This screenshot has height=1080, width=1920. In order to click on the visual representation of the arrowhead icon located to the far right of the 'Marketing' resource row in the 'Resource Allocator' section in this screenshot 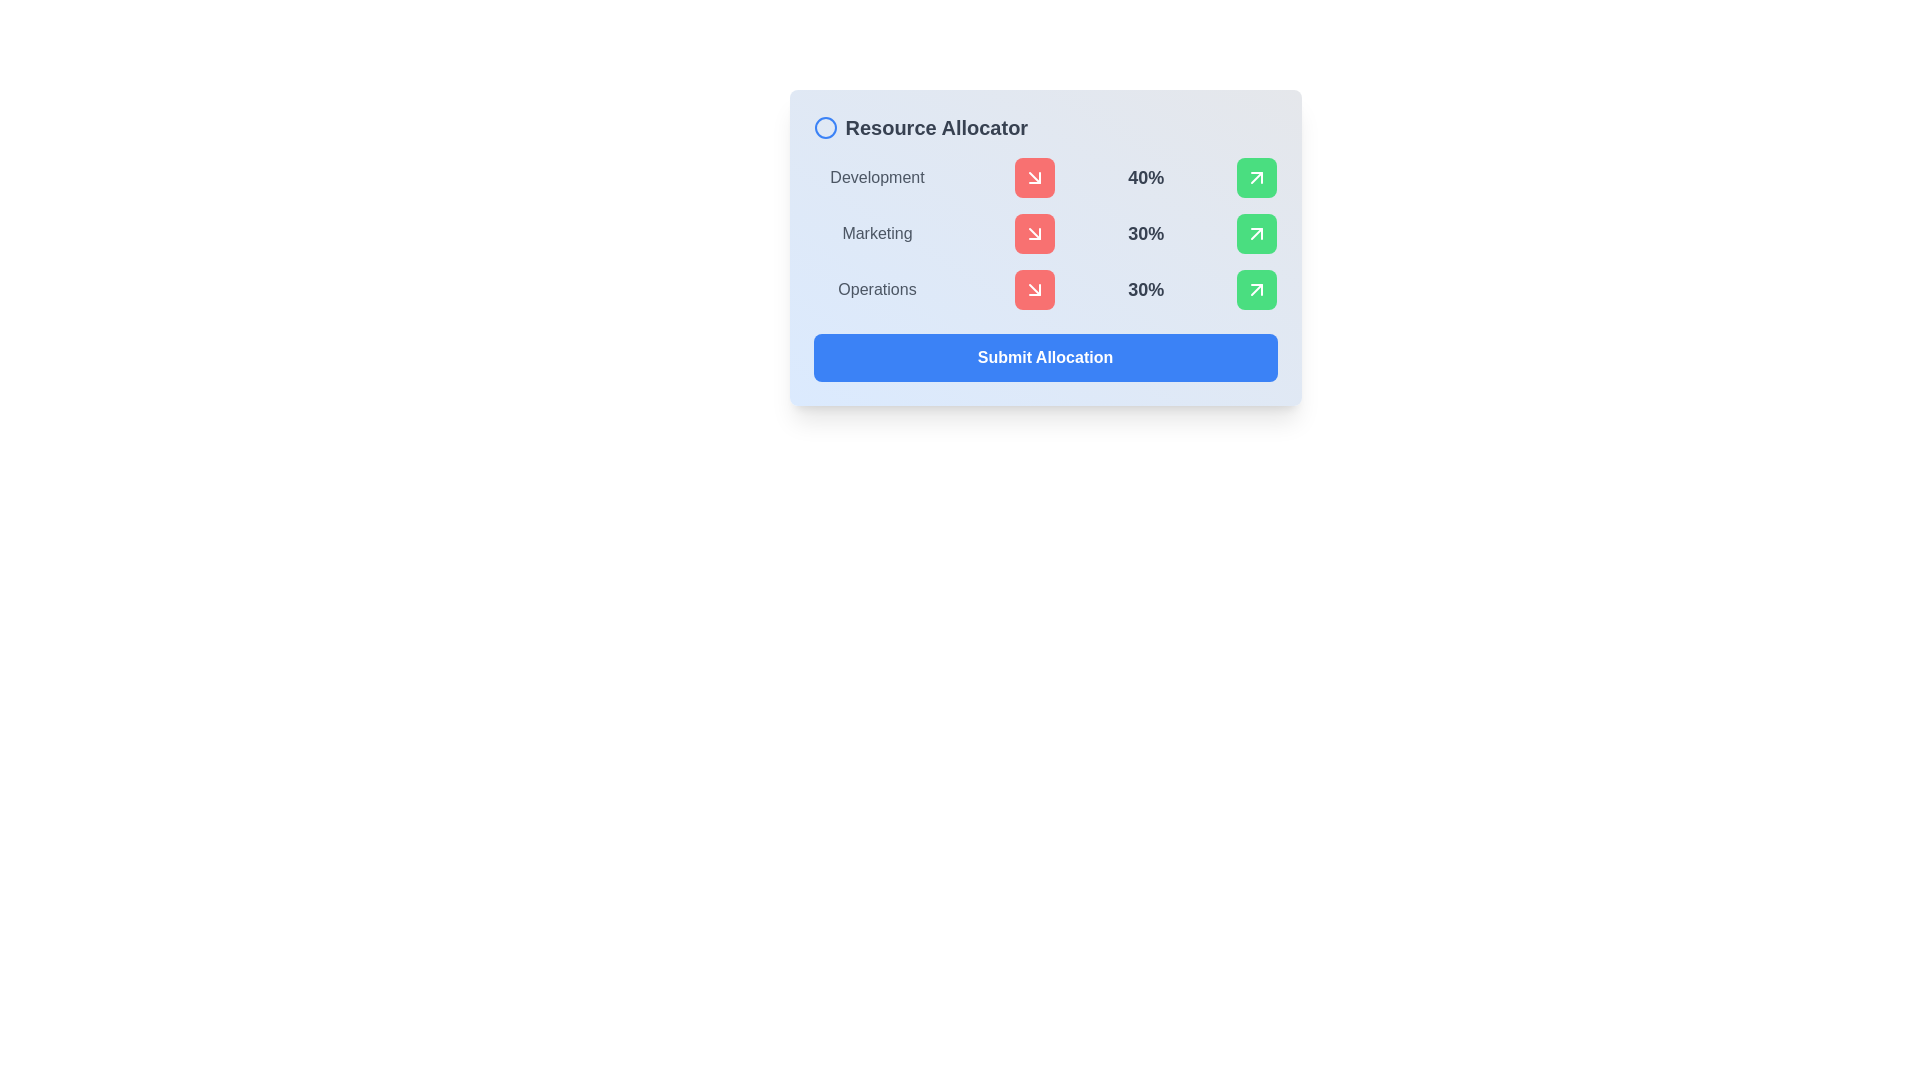, I will do `click(1256, 233)`.